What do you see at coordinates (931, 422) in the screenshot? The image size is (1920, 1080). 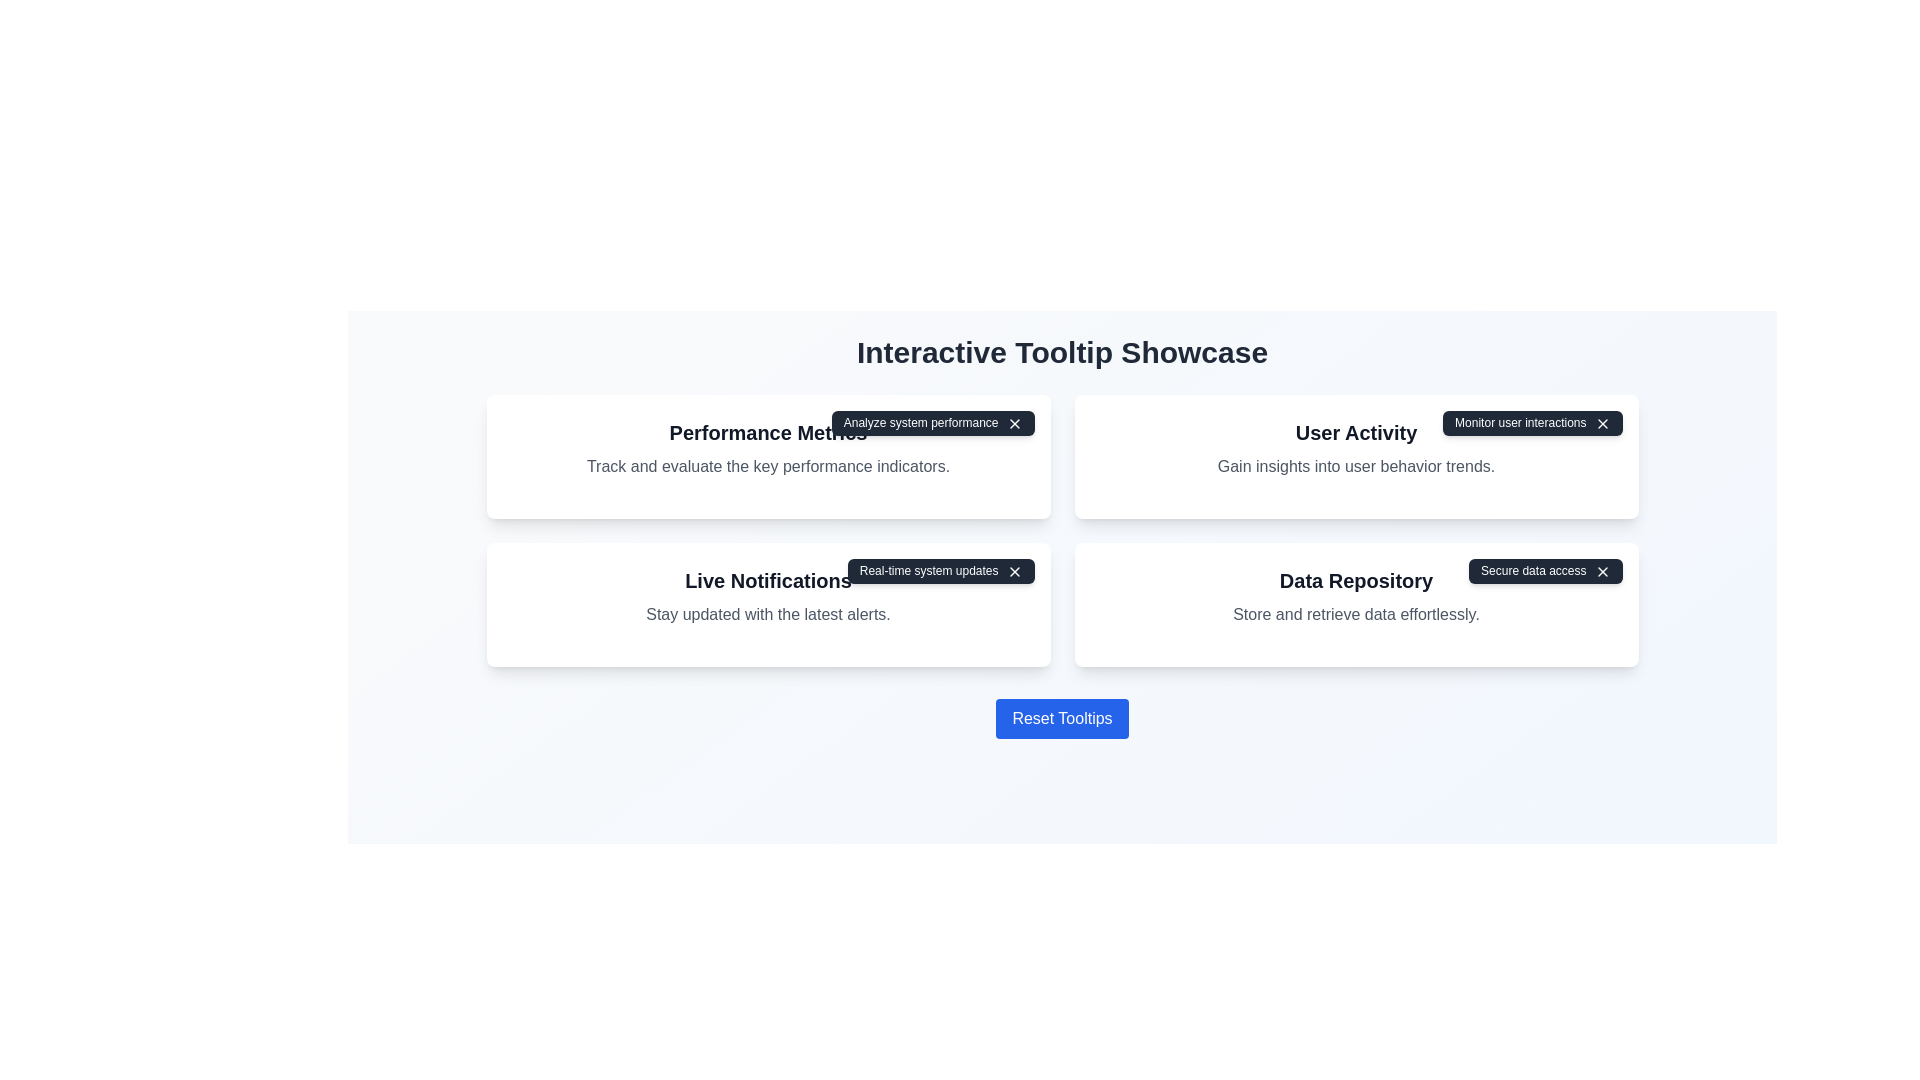 I see `the 'X' icon of the Tooltip displaying 'Analyze system performance'` at bounding box center [931, 422].